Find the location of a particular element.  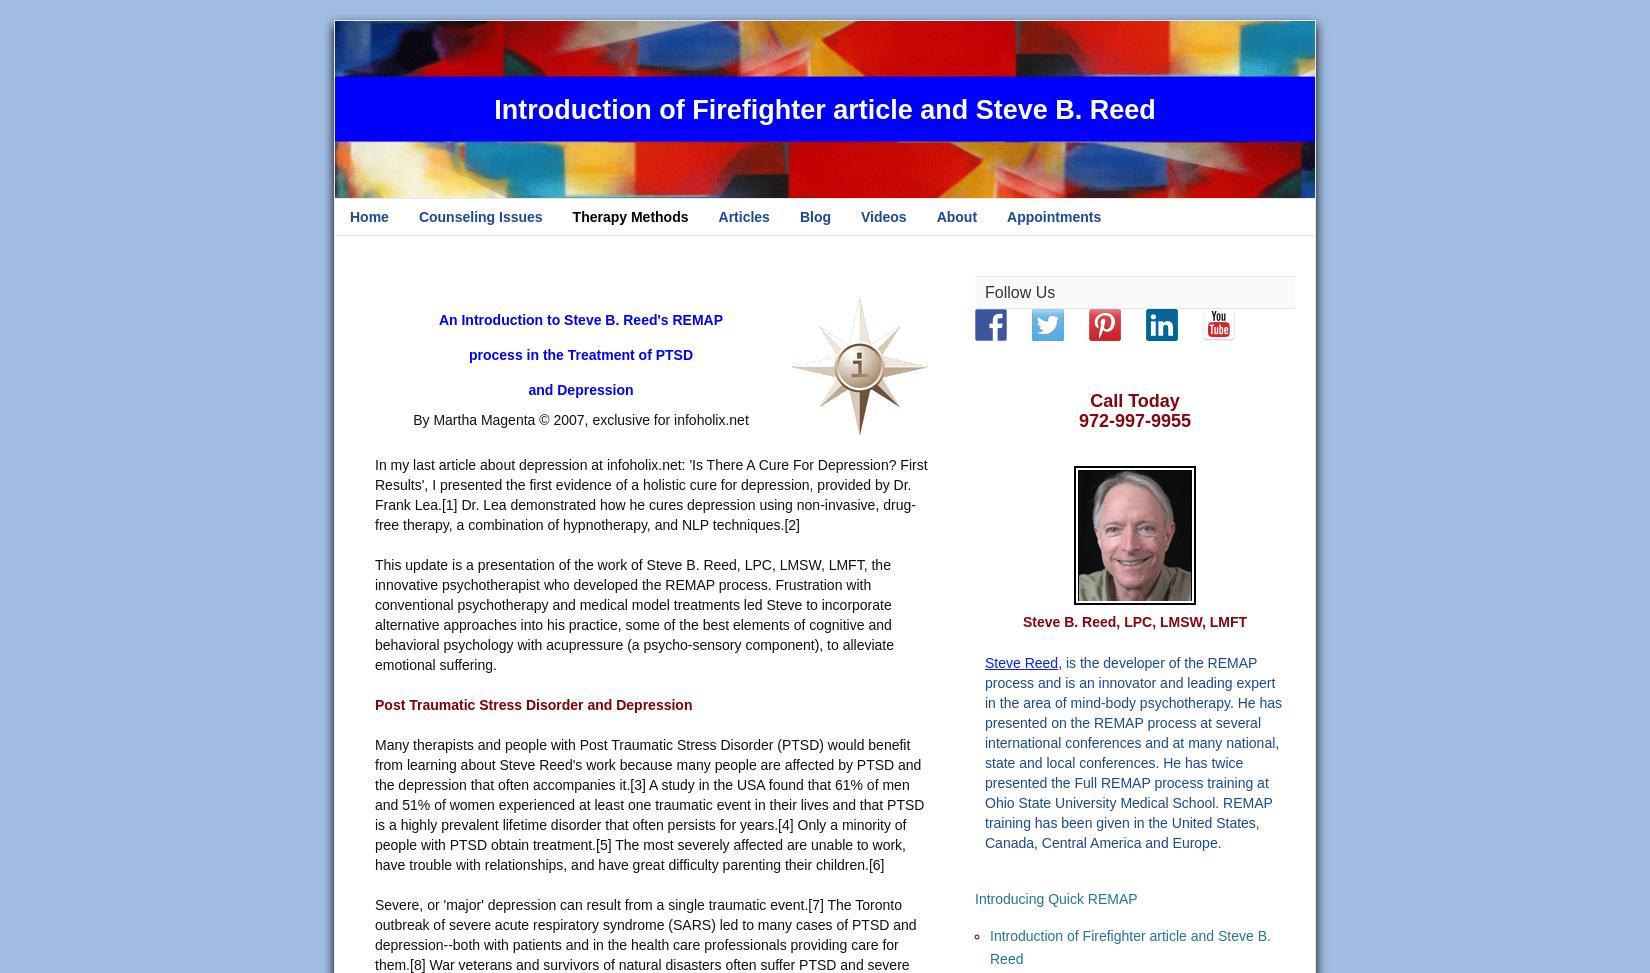

'An Introduction to Steve B. Reed's REMAP' is located at coordinates (579, 319).